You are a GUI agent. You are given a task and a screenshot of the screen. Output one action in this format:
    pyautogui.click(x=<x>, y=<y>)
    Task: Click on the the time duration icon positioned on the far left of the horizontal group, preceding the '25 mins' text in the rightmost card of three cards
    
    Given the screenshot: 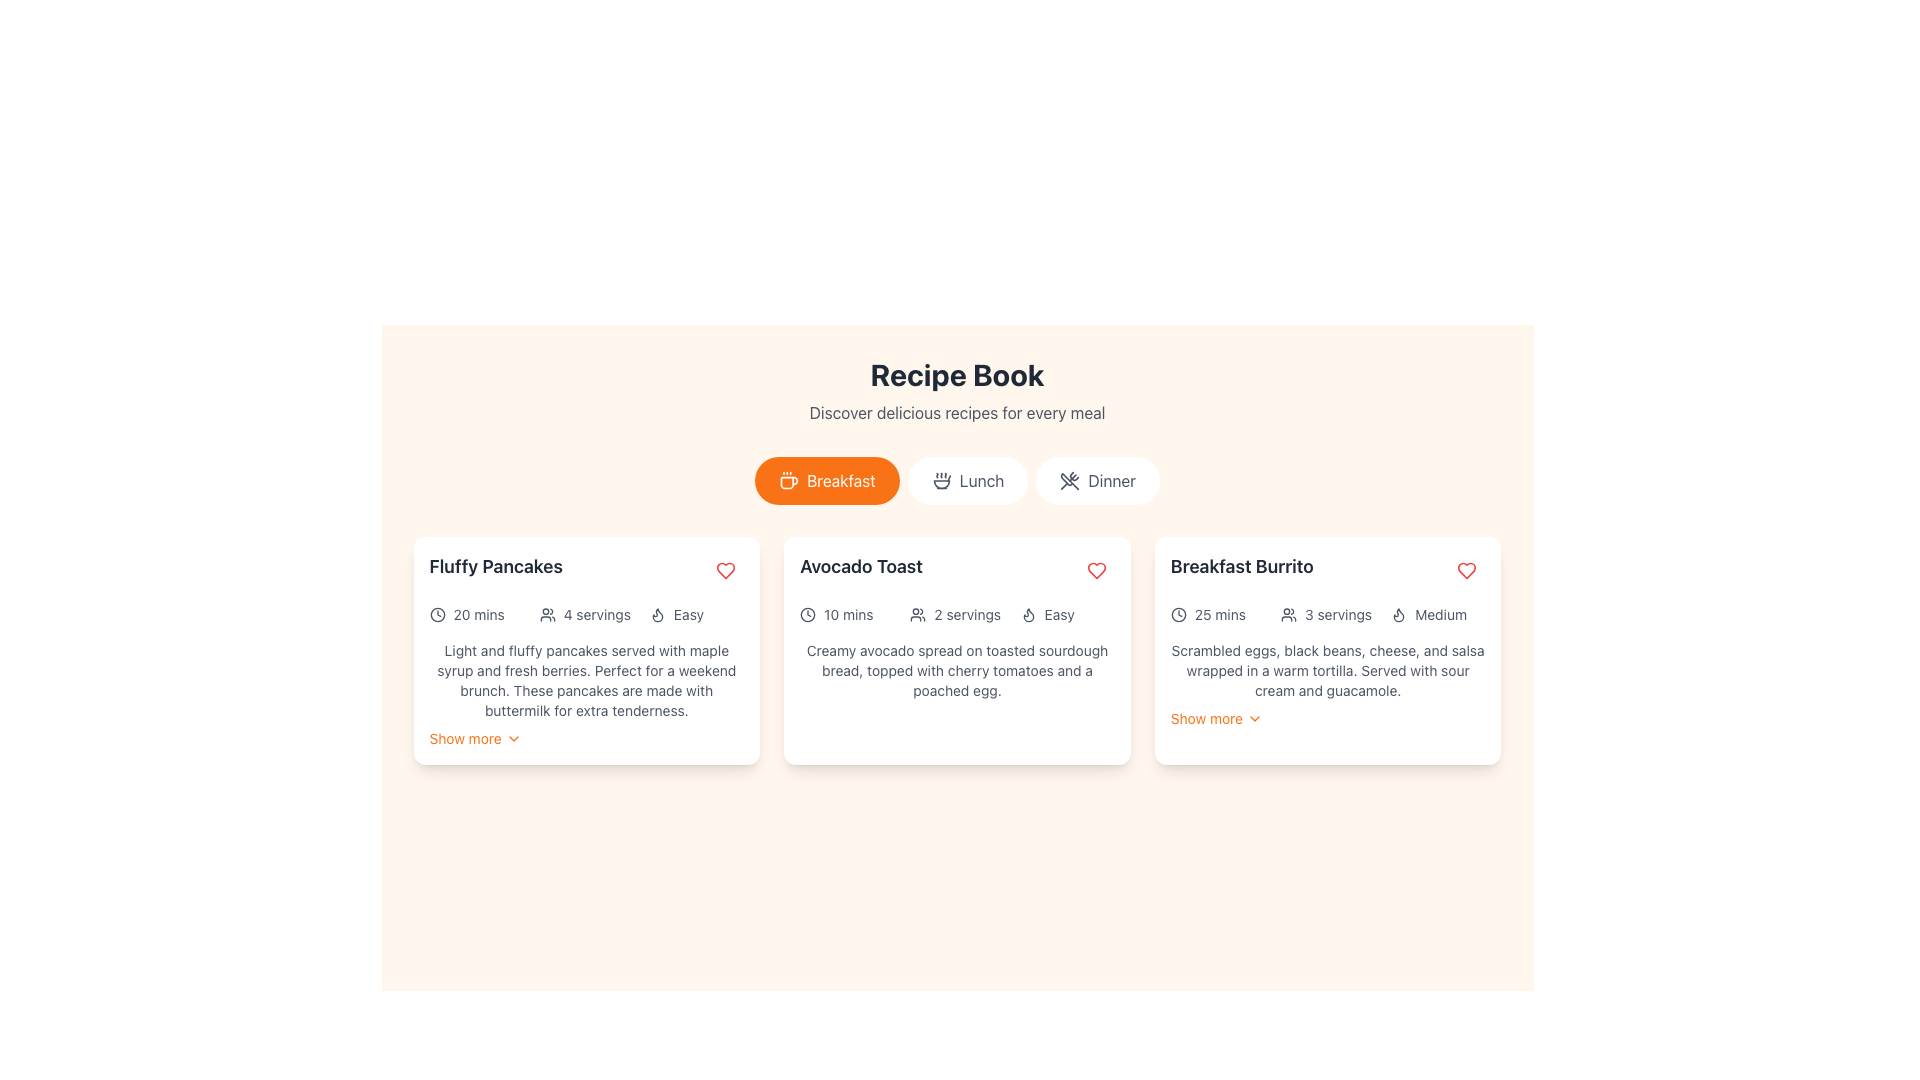 What is the action you would take?
    pyautogui.click(x=1178, y=613)
    